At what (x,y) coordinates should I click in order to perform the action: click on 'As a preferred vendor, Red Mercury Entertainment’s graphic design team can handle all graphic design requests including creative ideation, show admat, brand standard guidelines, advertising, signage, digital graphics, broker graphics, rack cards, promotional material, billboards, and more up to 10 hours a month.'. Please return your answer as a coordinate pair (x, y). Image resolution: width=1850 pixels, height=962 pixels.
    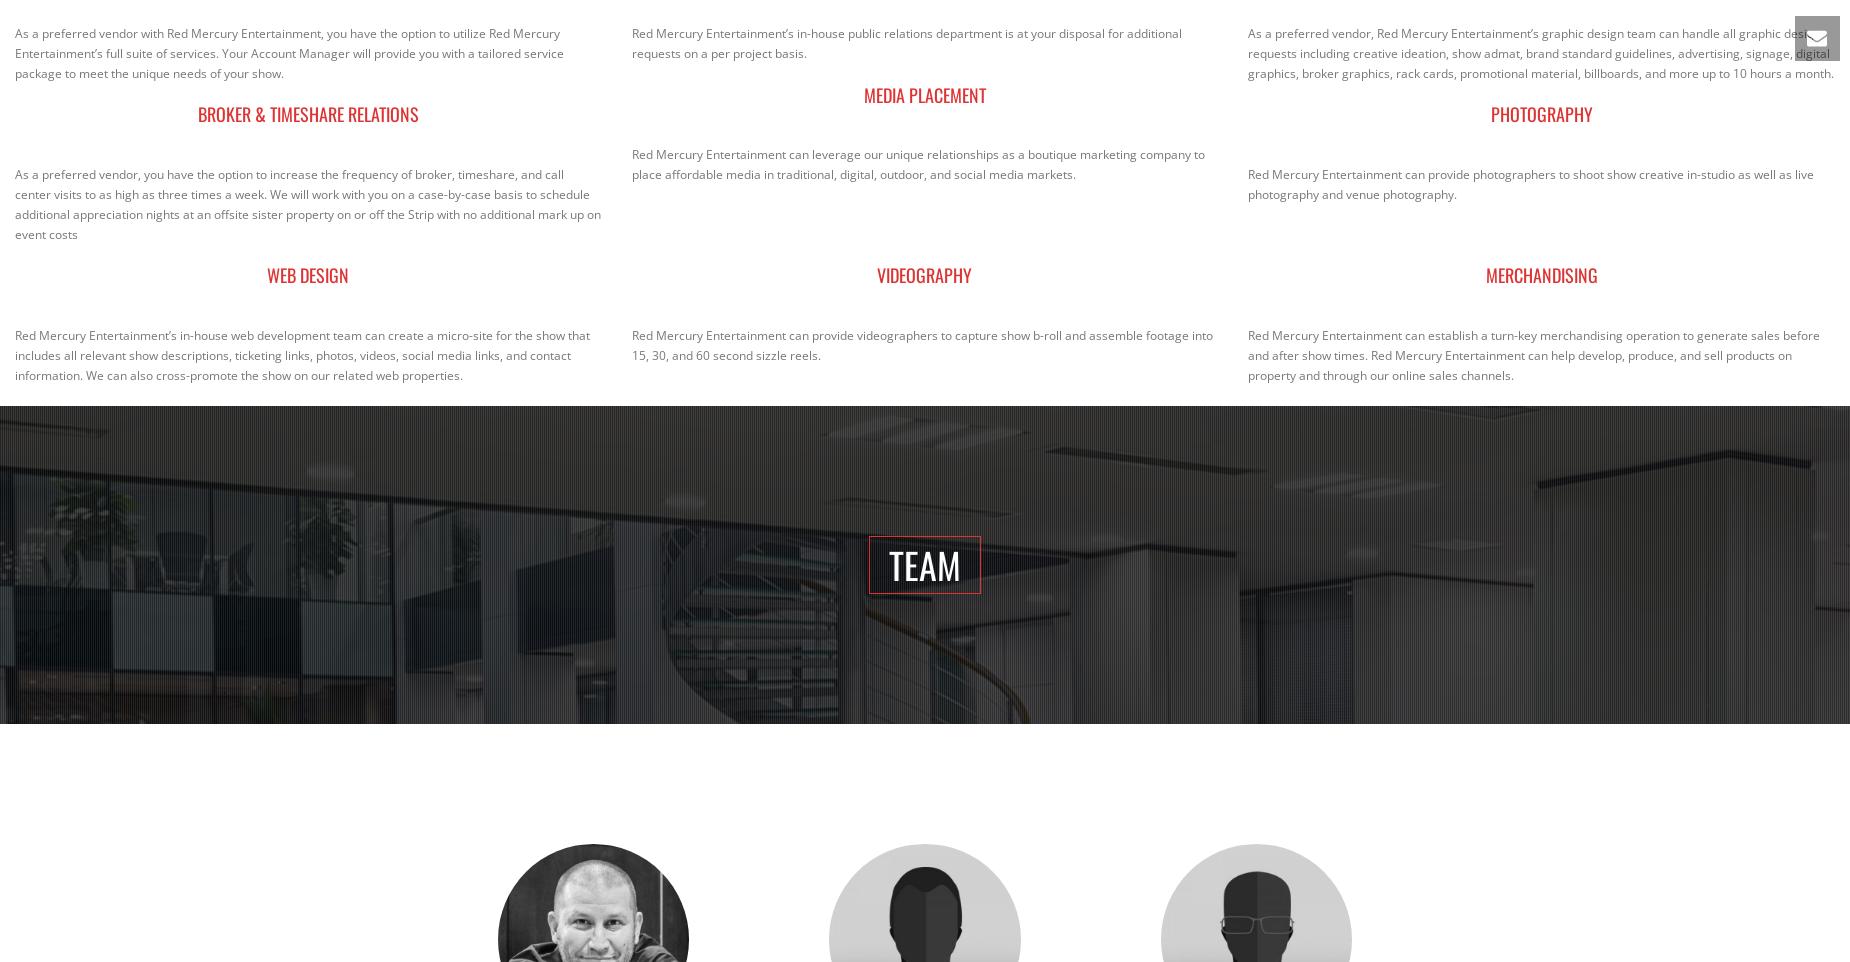
    Looking at the image, I should click on (1541, 52).